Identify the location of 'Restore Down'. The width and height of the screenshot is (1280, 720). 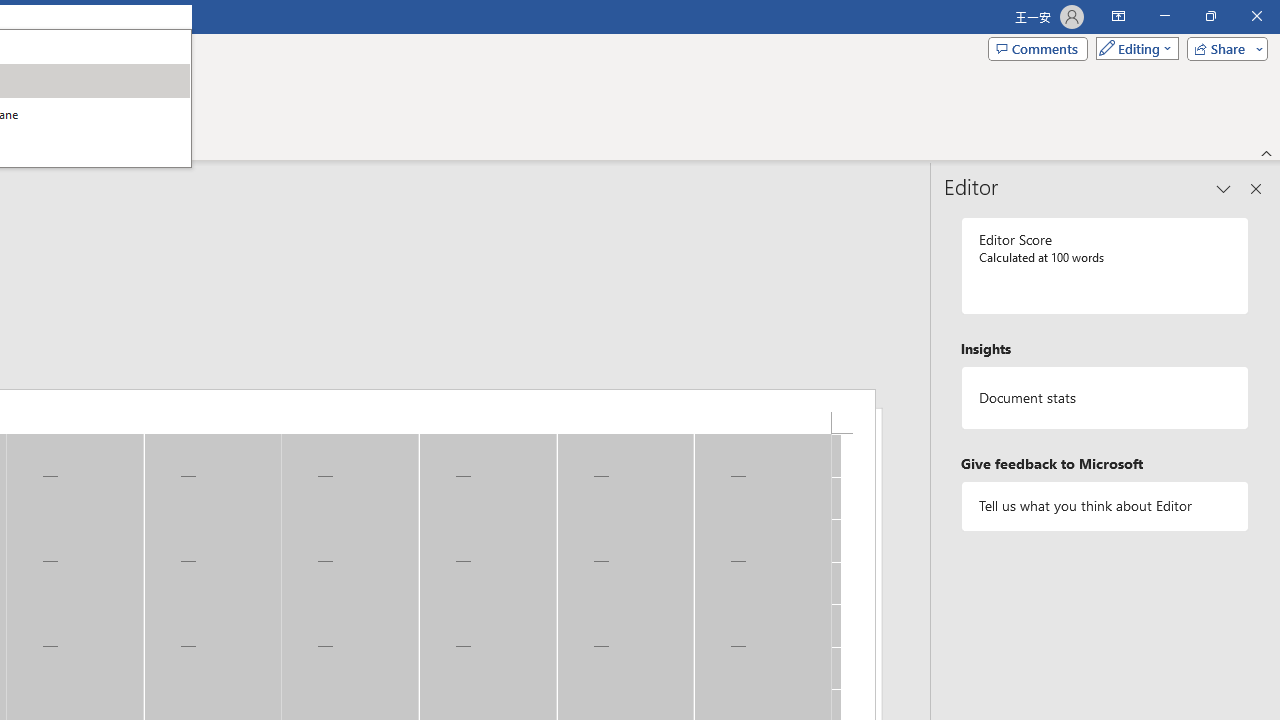
(1209, 16).